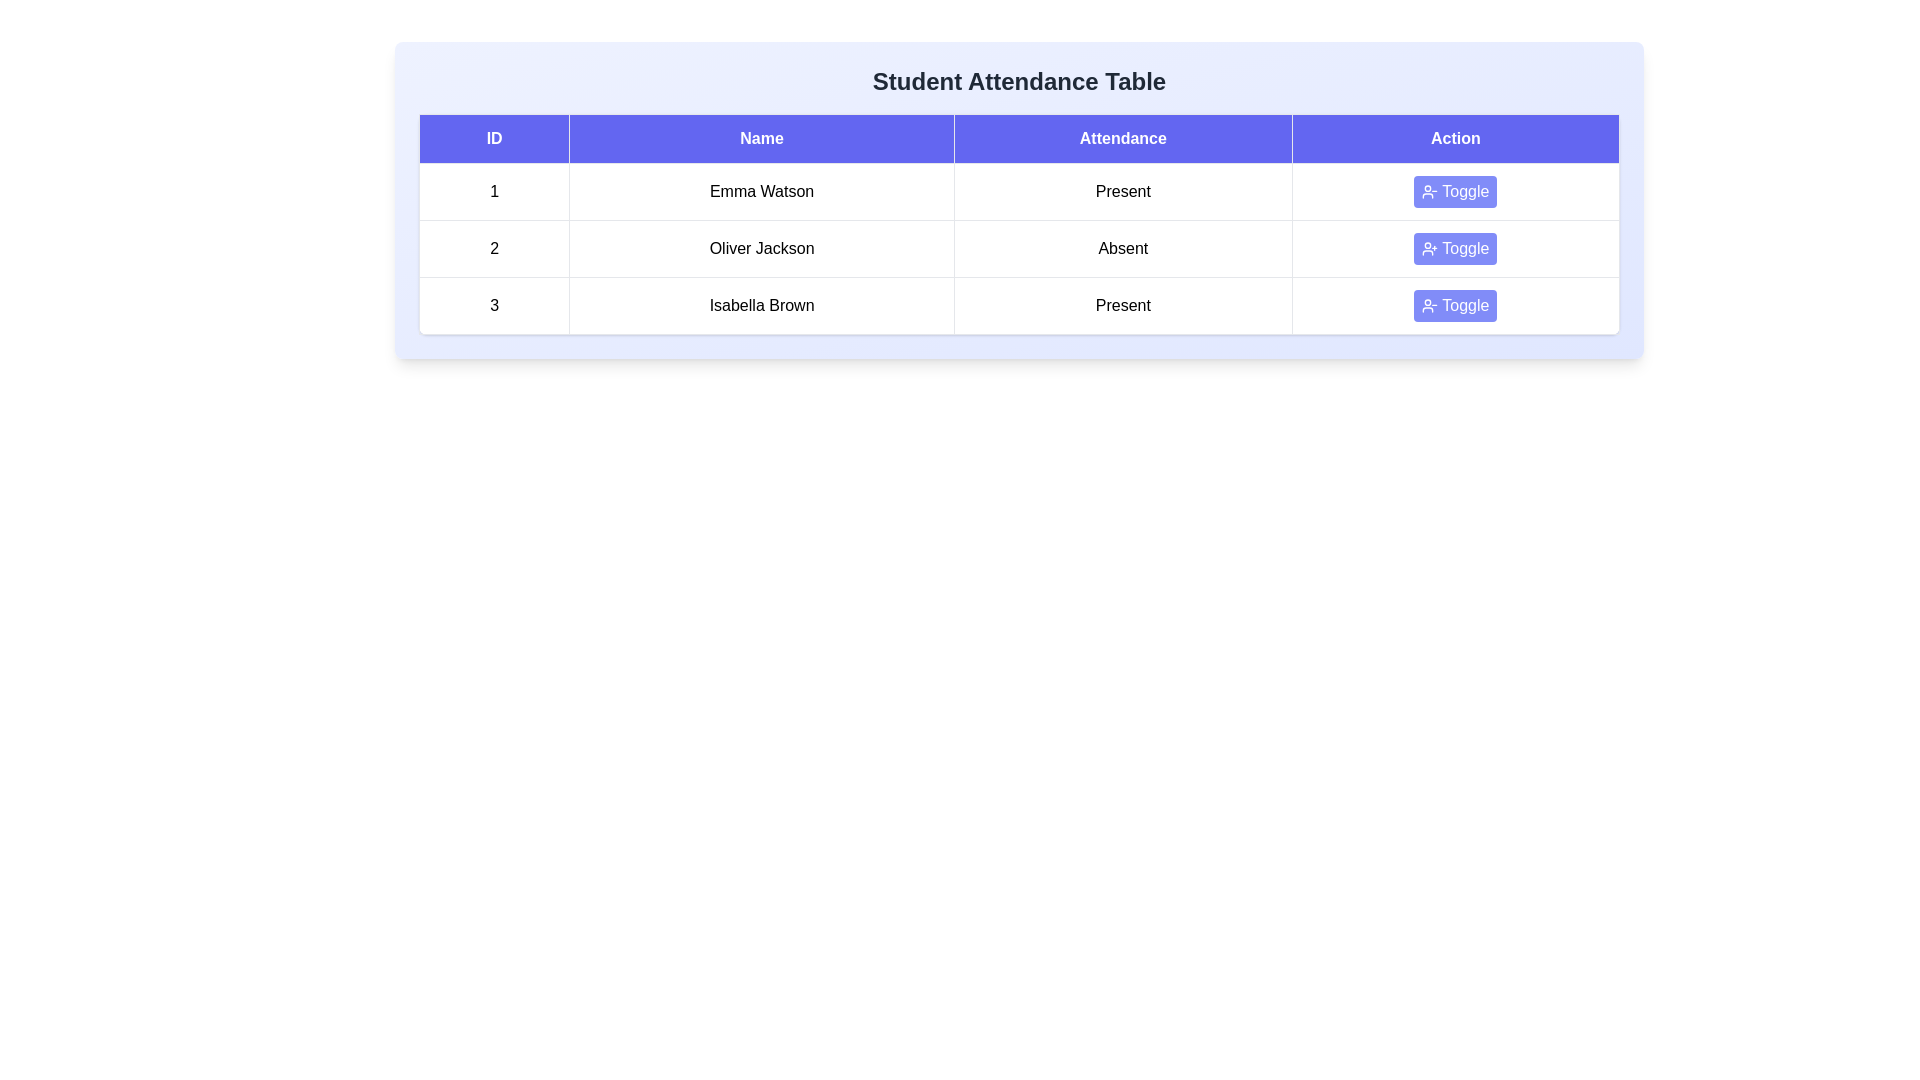 The width and height of the screenshot is (1920, 1080). Describe the element at coordinates (1123, 248) in the screenshot. I see `text of the attendance status label for 'Oliver Jackson', which indicates 'Absent'` at that location.